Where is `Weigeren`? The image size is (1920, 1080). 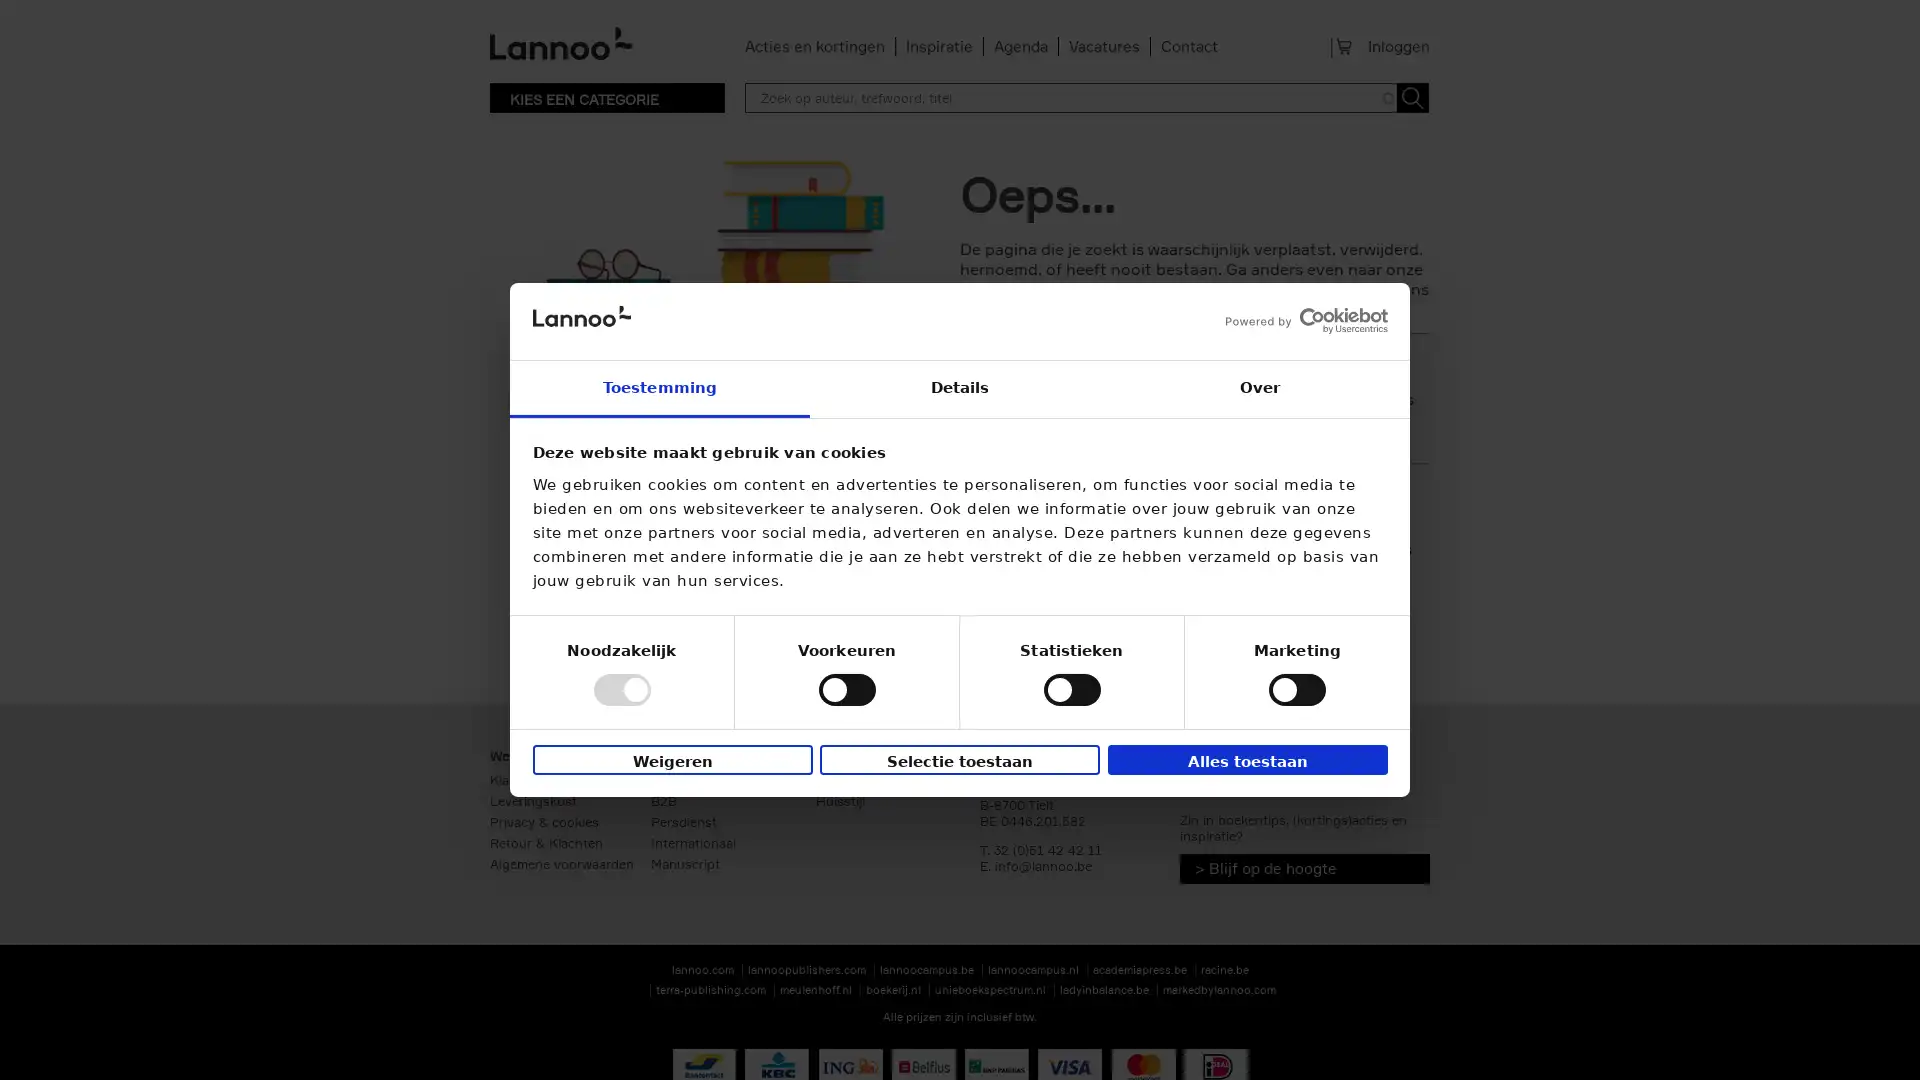
Weigeren is located at coordinates (672, 759).